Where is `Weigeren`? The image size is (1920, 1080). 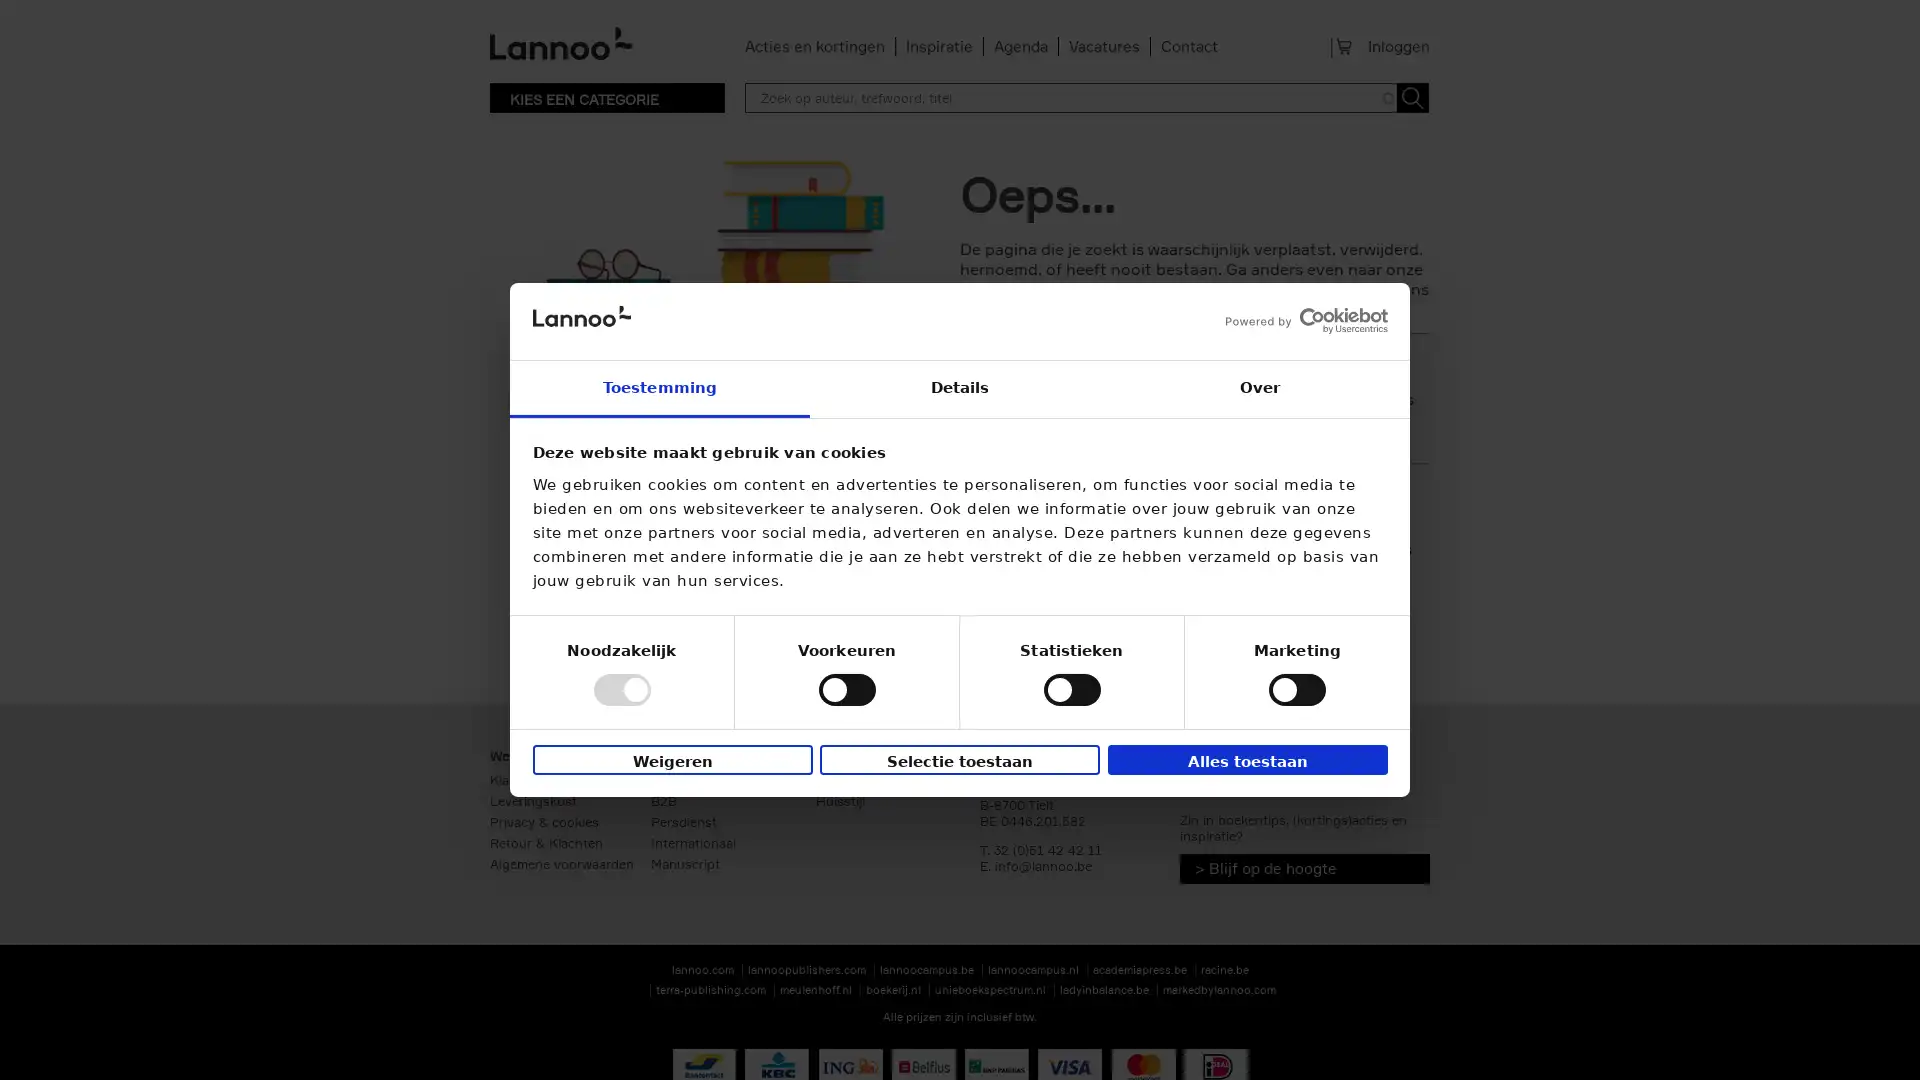
Weigeren is located at coordinates (672, 759).